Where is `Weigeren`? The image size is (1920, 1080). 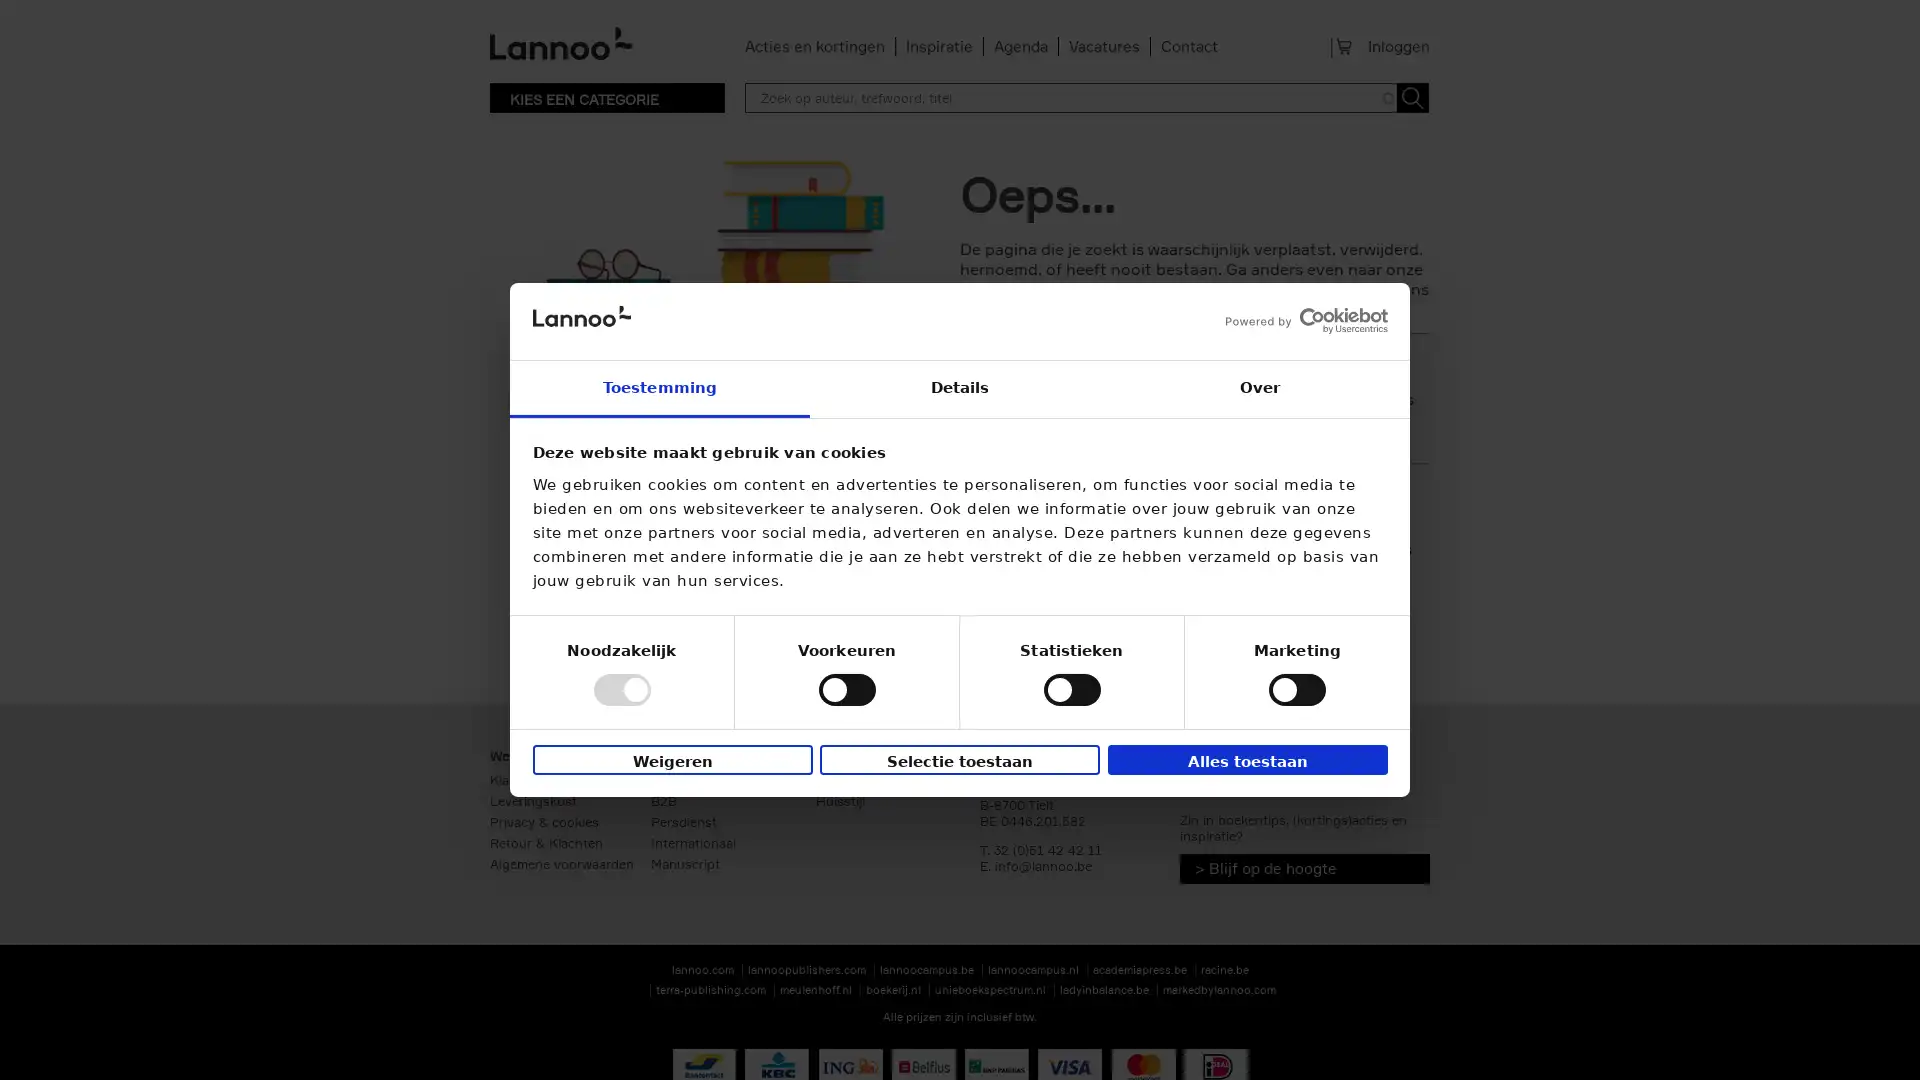
Weigeren is located at coordinates (672, 759).